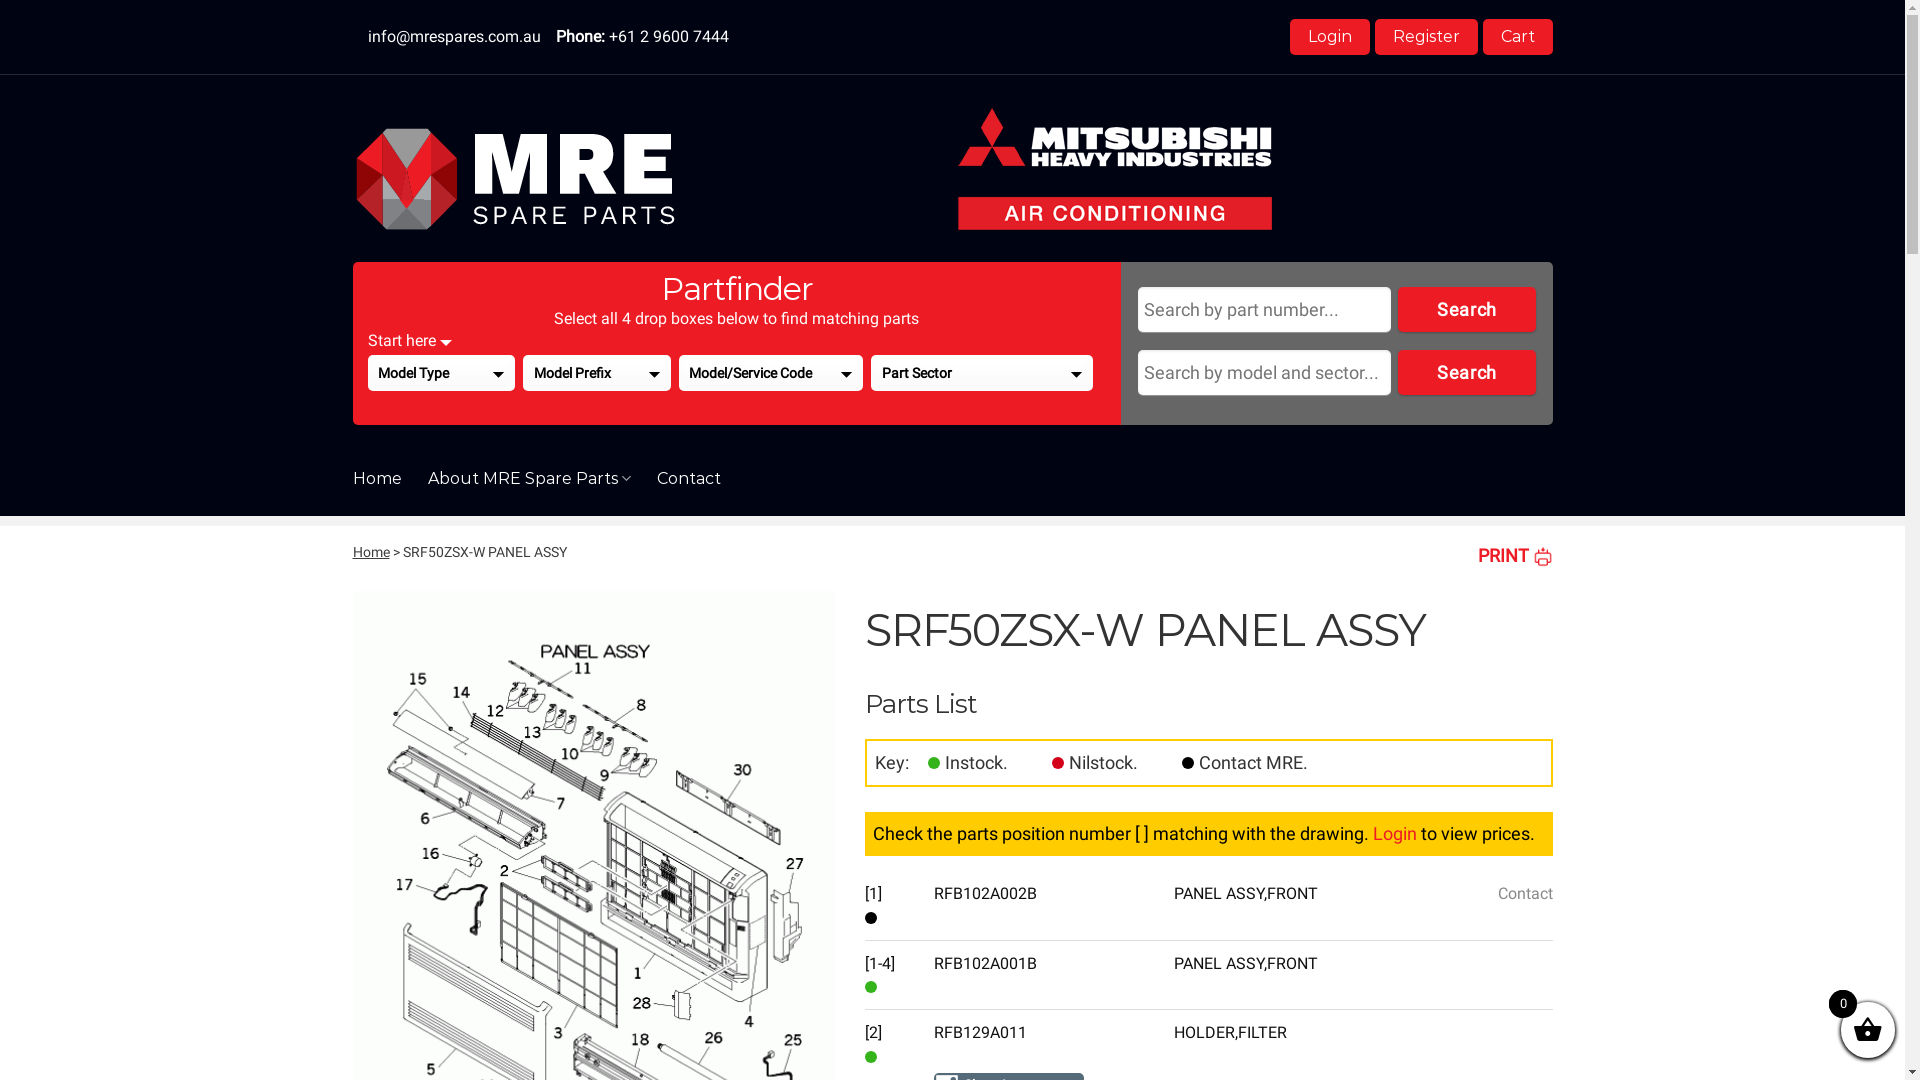  I want to click on 'Cart', so click(1482, 37).